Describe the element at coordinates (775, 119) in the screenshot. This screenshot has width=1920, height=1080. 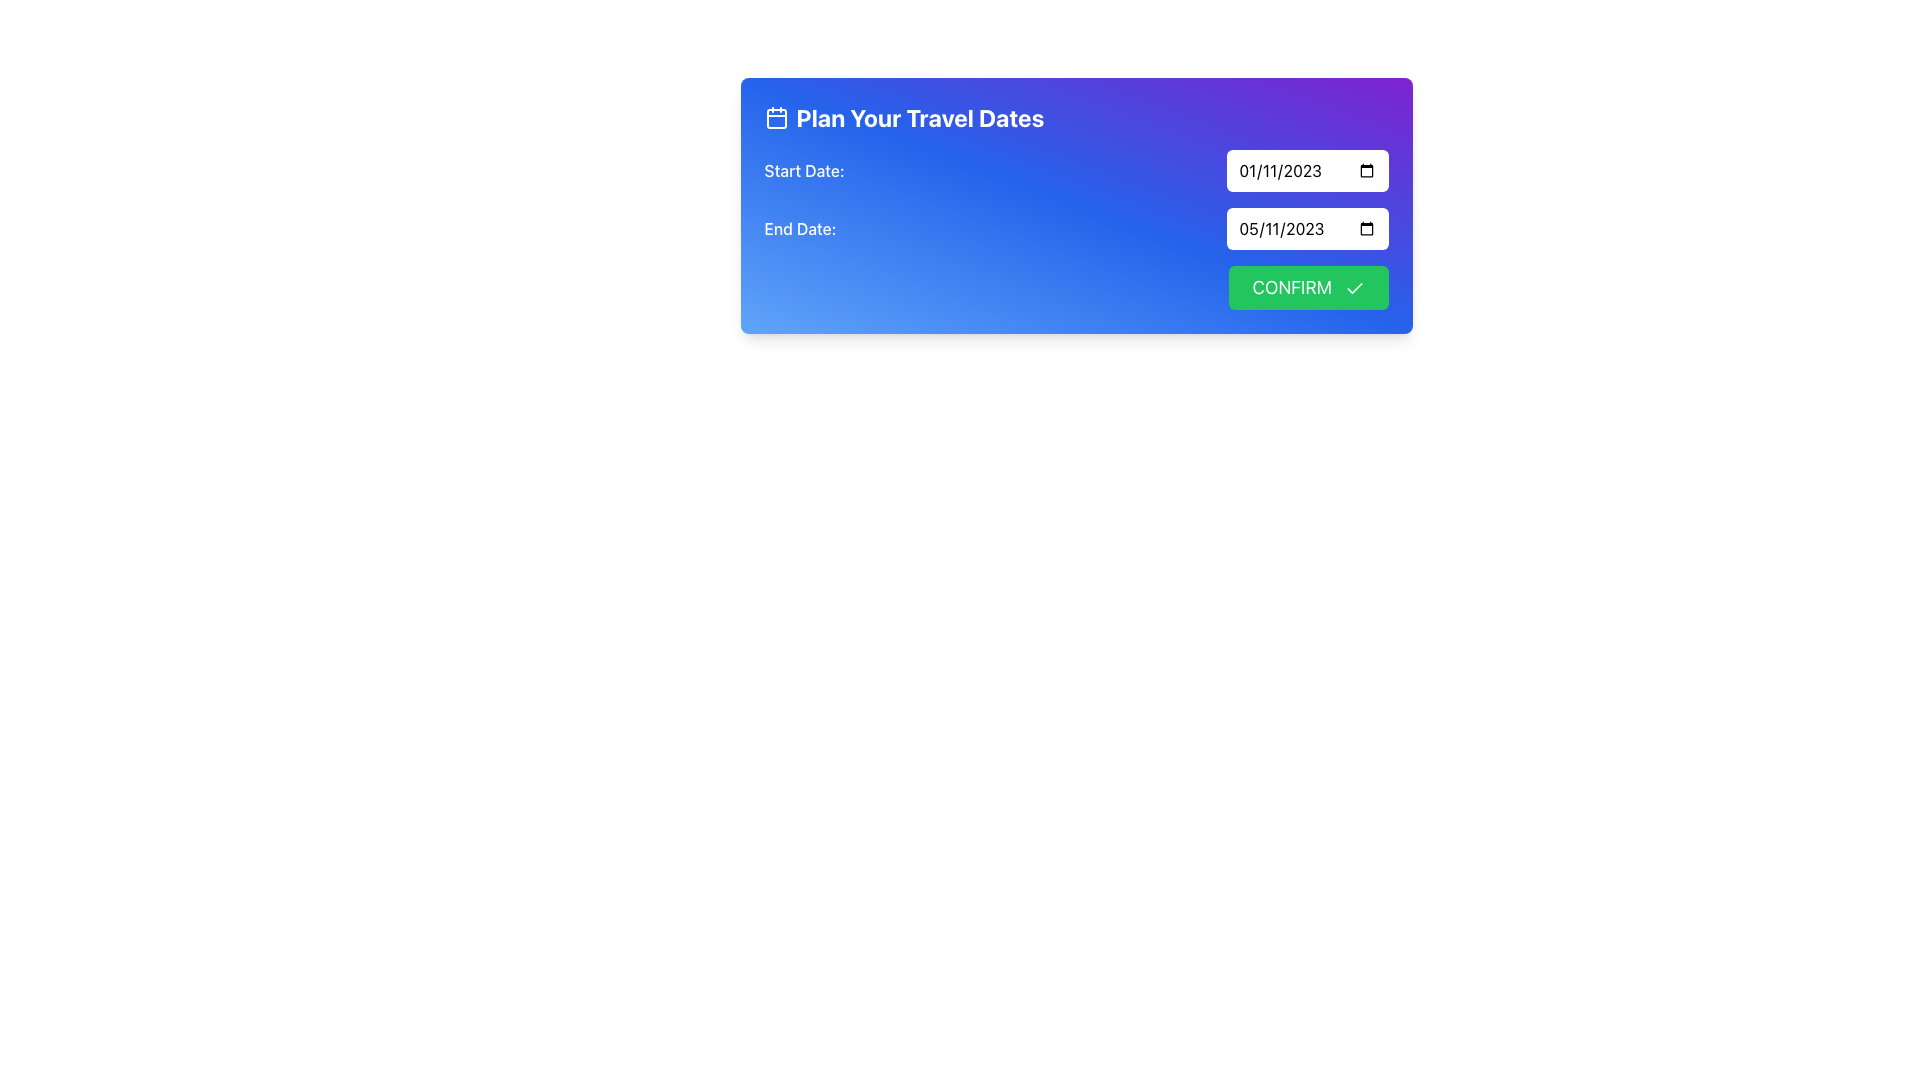
I see `the blue square with rounded corners within the calendar icon located on the left side of the plan-your-travel-dates header` at that location.